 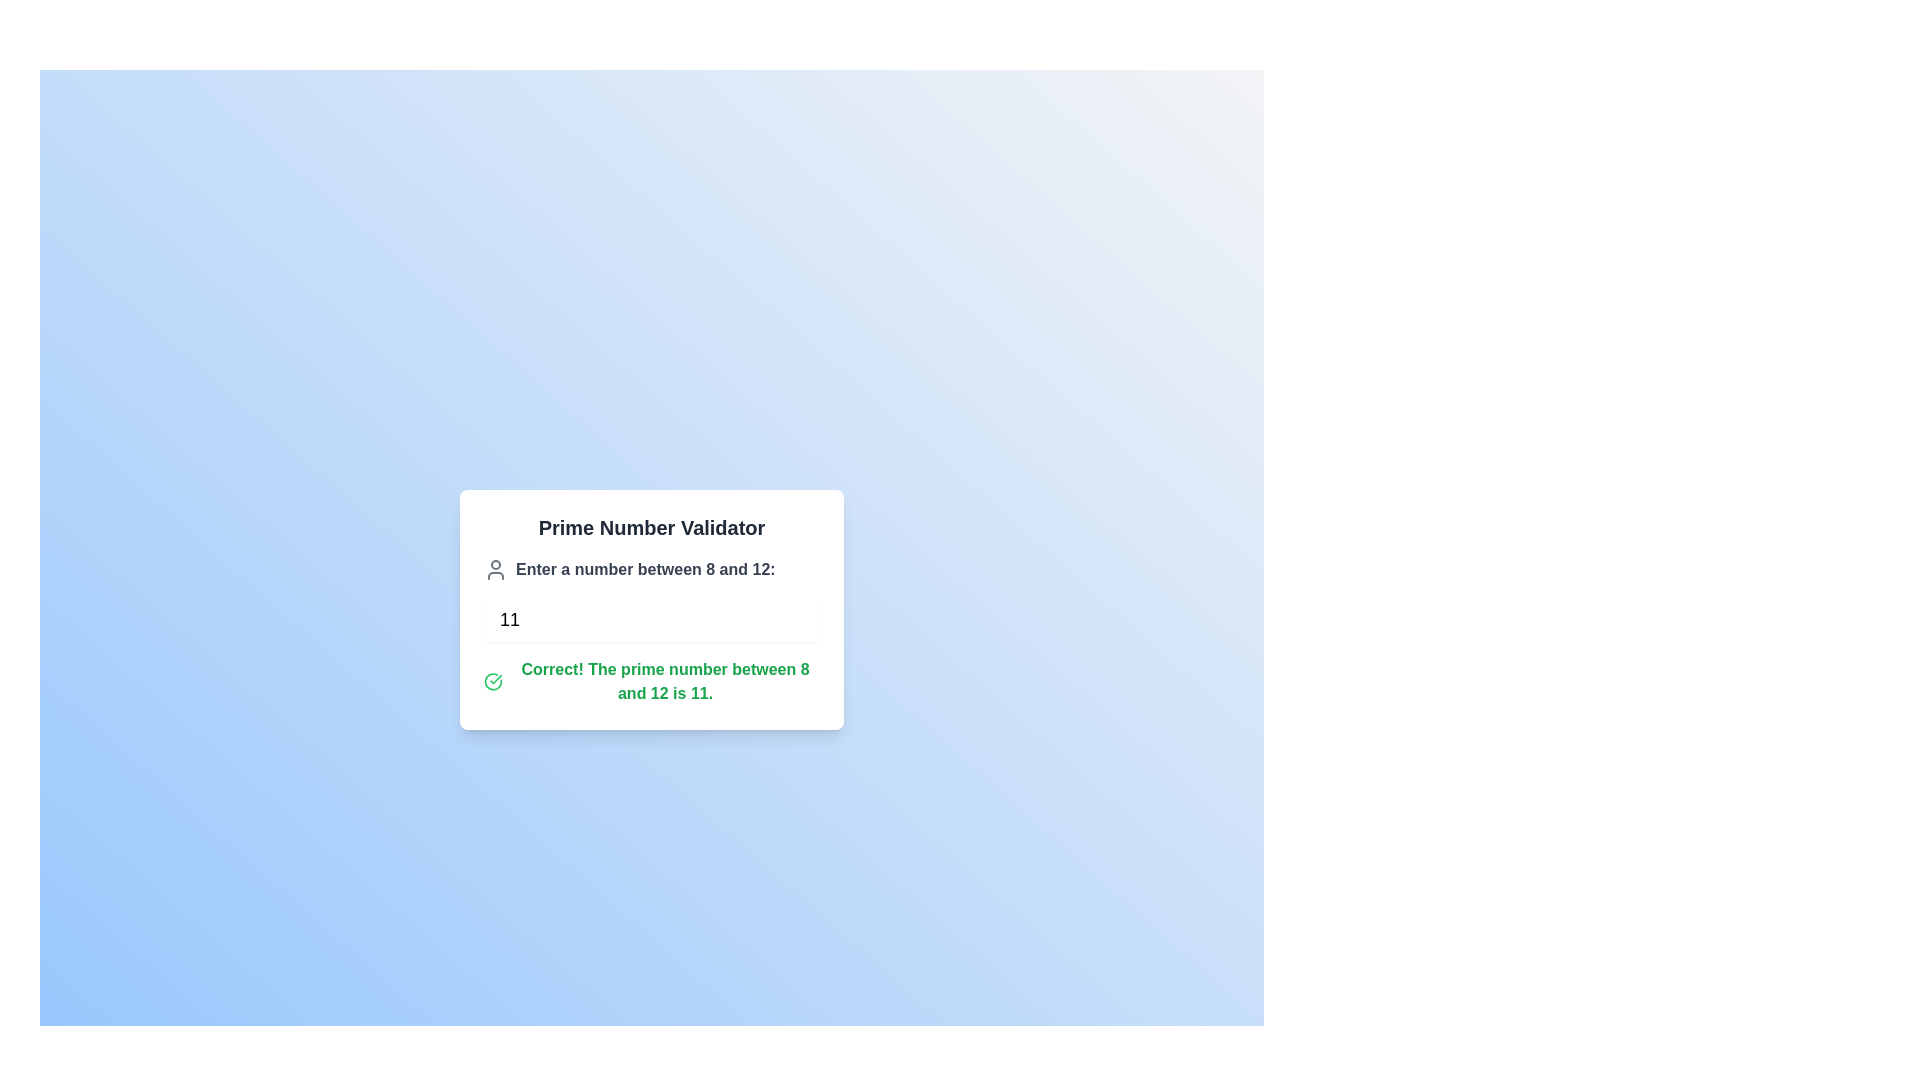 I want to click on the bold-text label displaying the instruction 'Enter a number between 8 and 12:' in the 'Prime Number Validator' section, so click(x=645, y=570).